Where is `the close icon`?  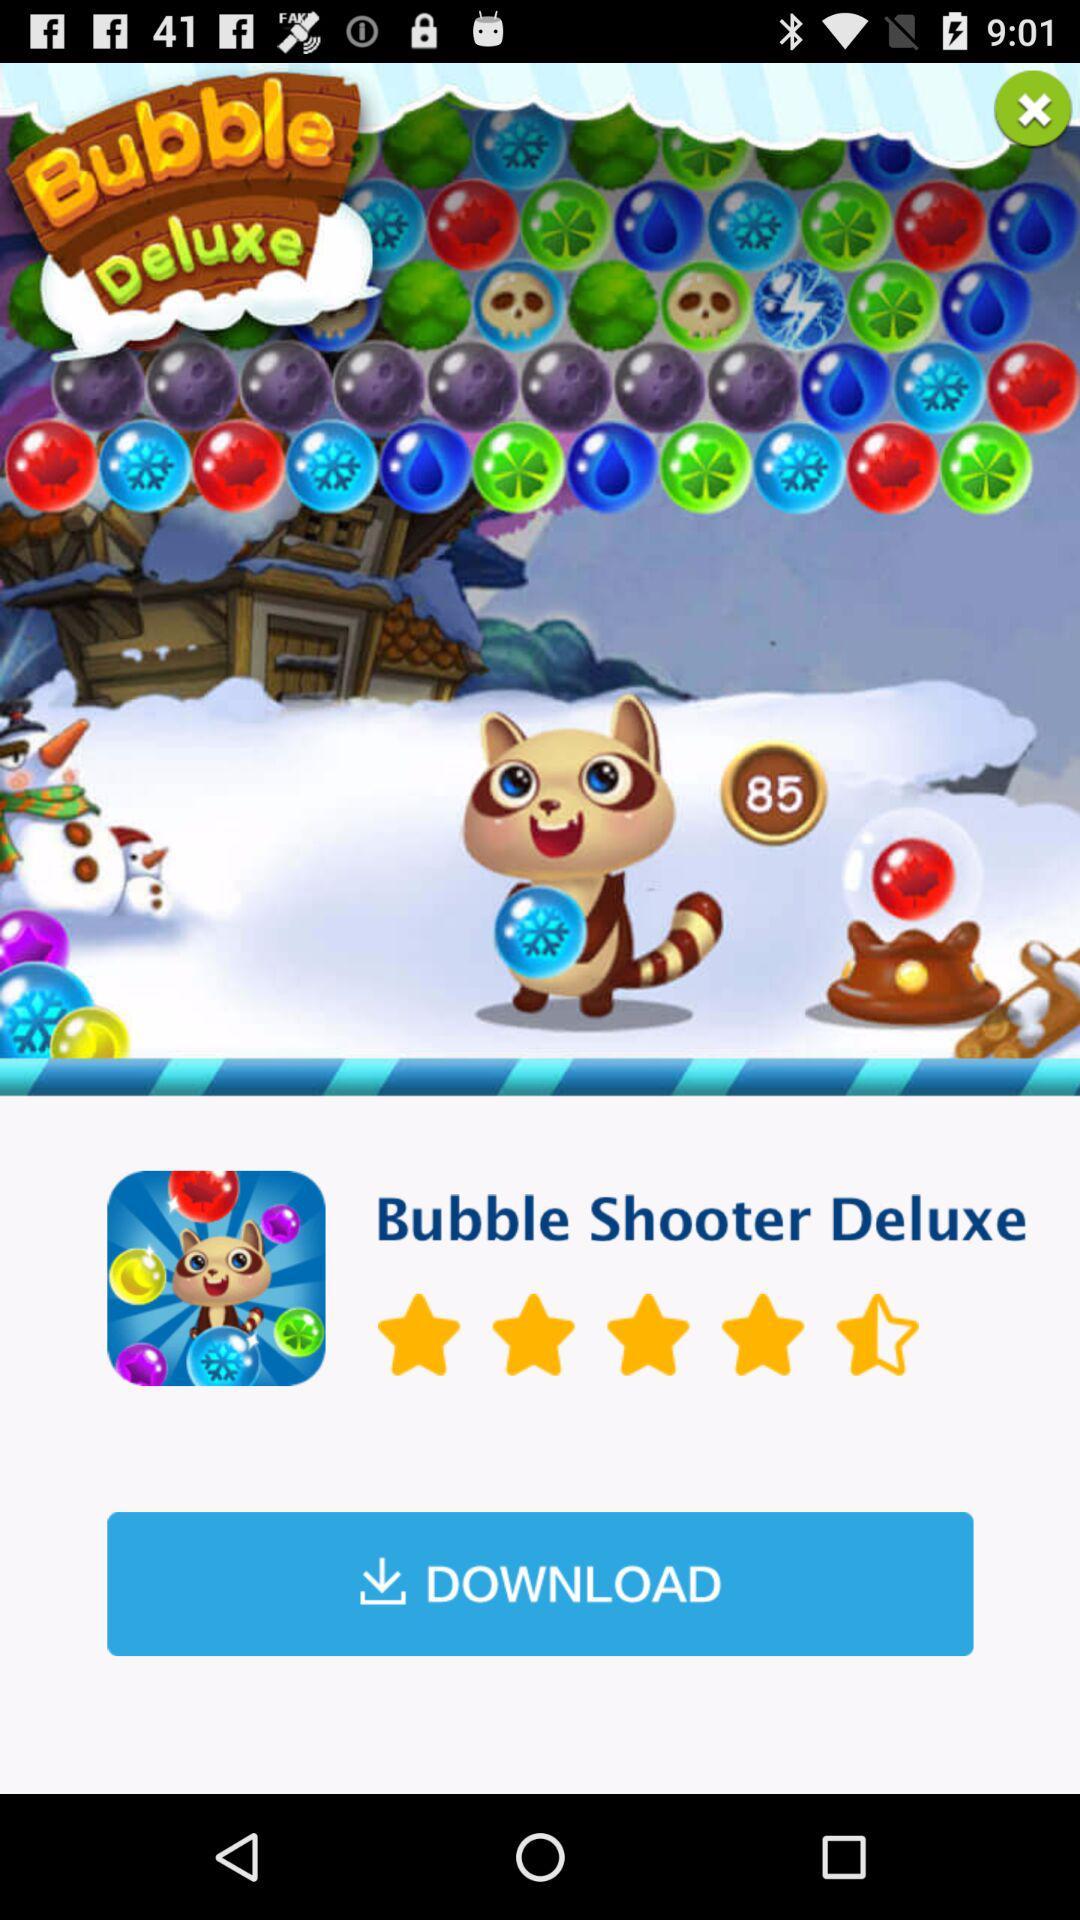
the close icon is located at coordinates (1033, 116).